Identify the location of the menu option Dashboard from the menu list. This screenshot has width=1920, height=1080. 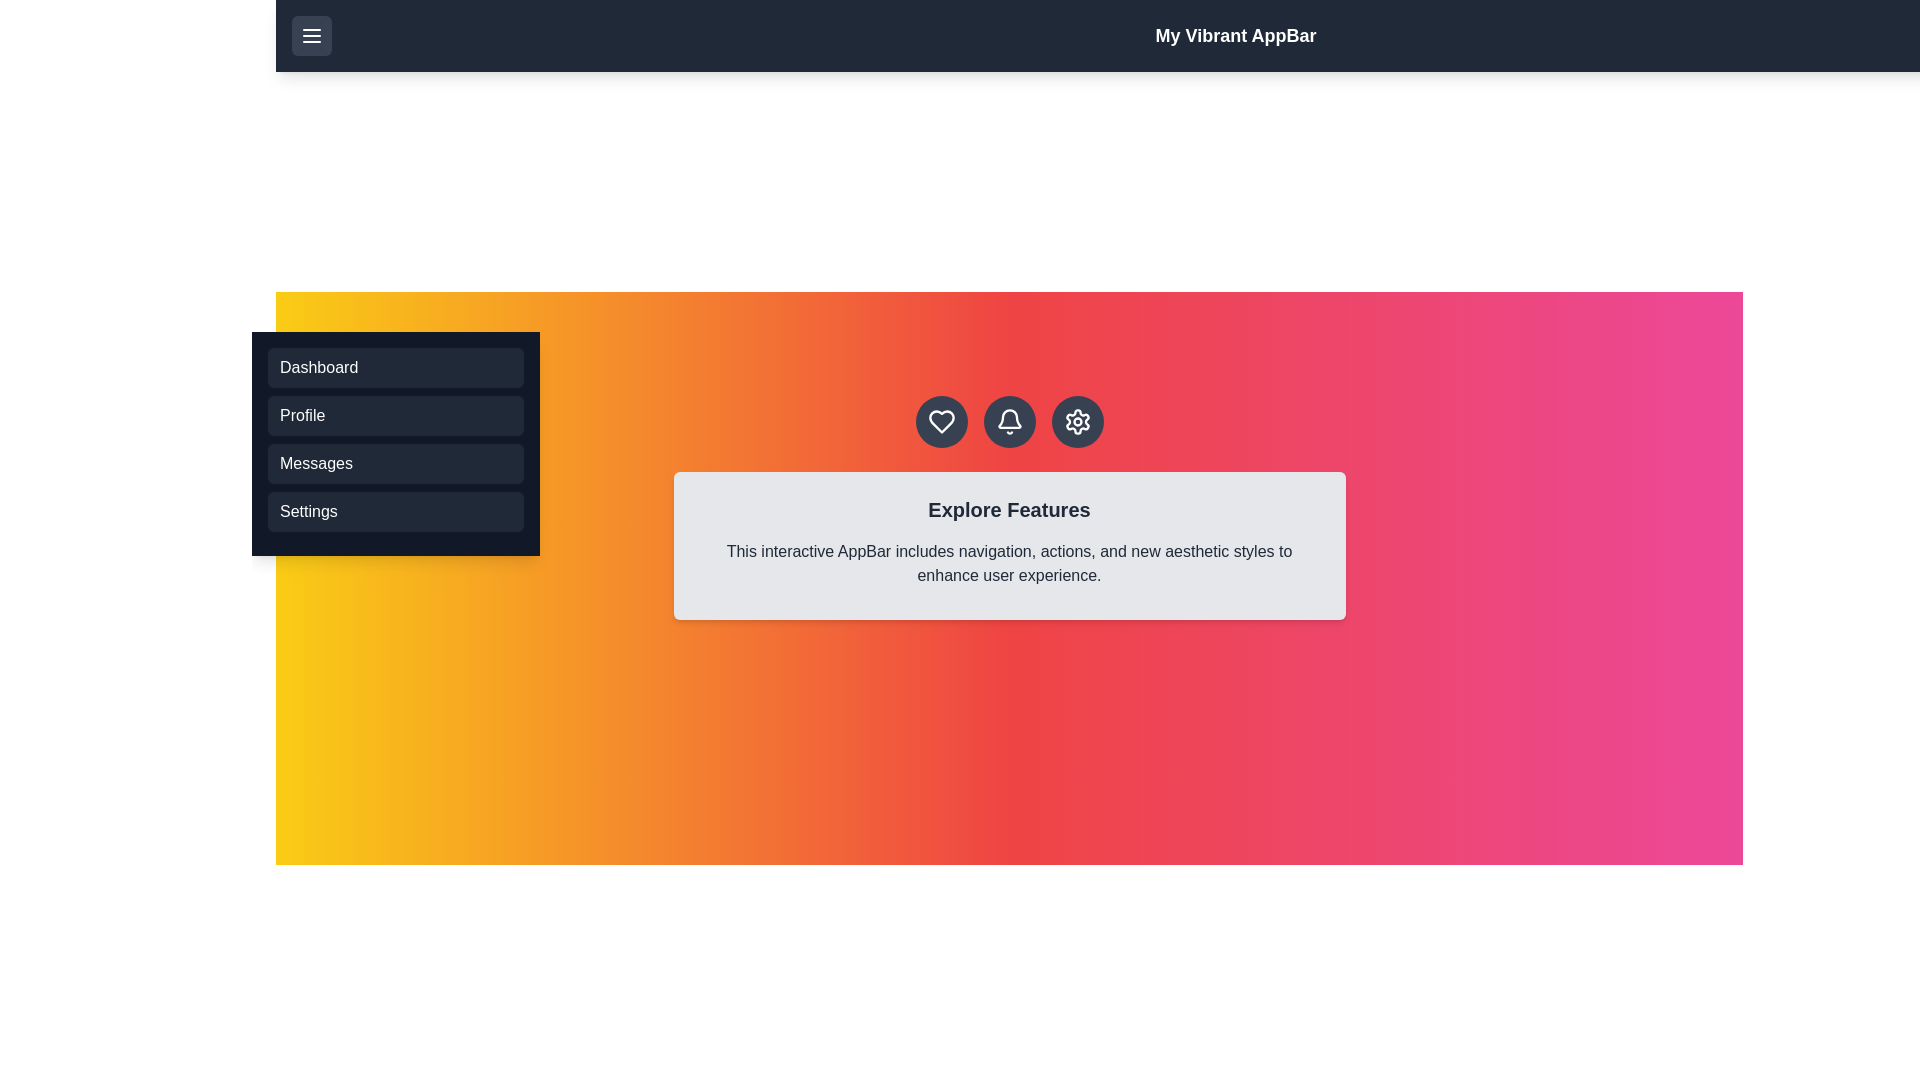
(395, 367).